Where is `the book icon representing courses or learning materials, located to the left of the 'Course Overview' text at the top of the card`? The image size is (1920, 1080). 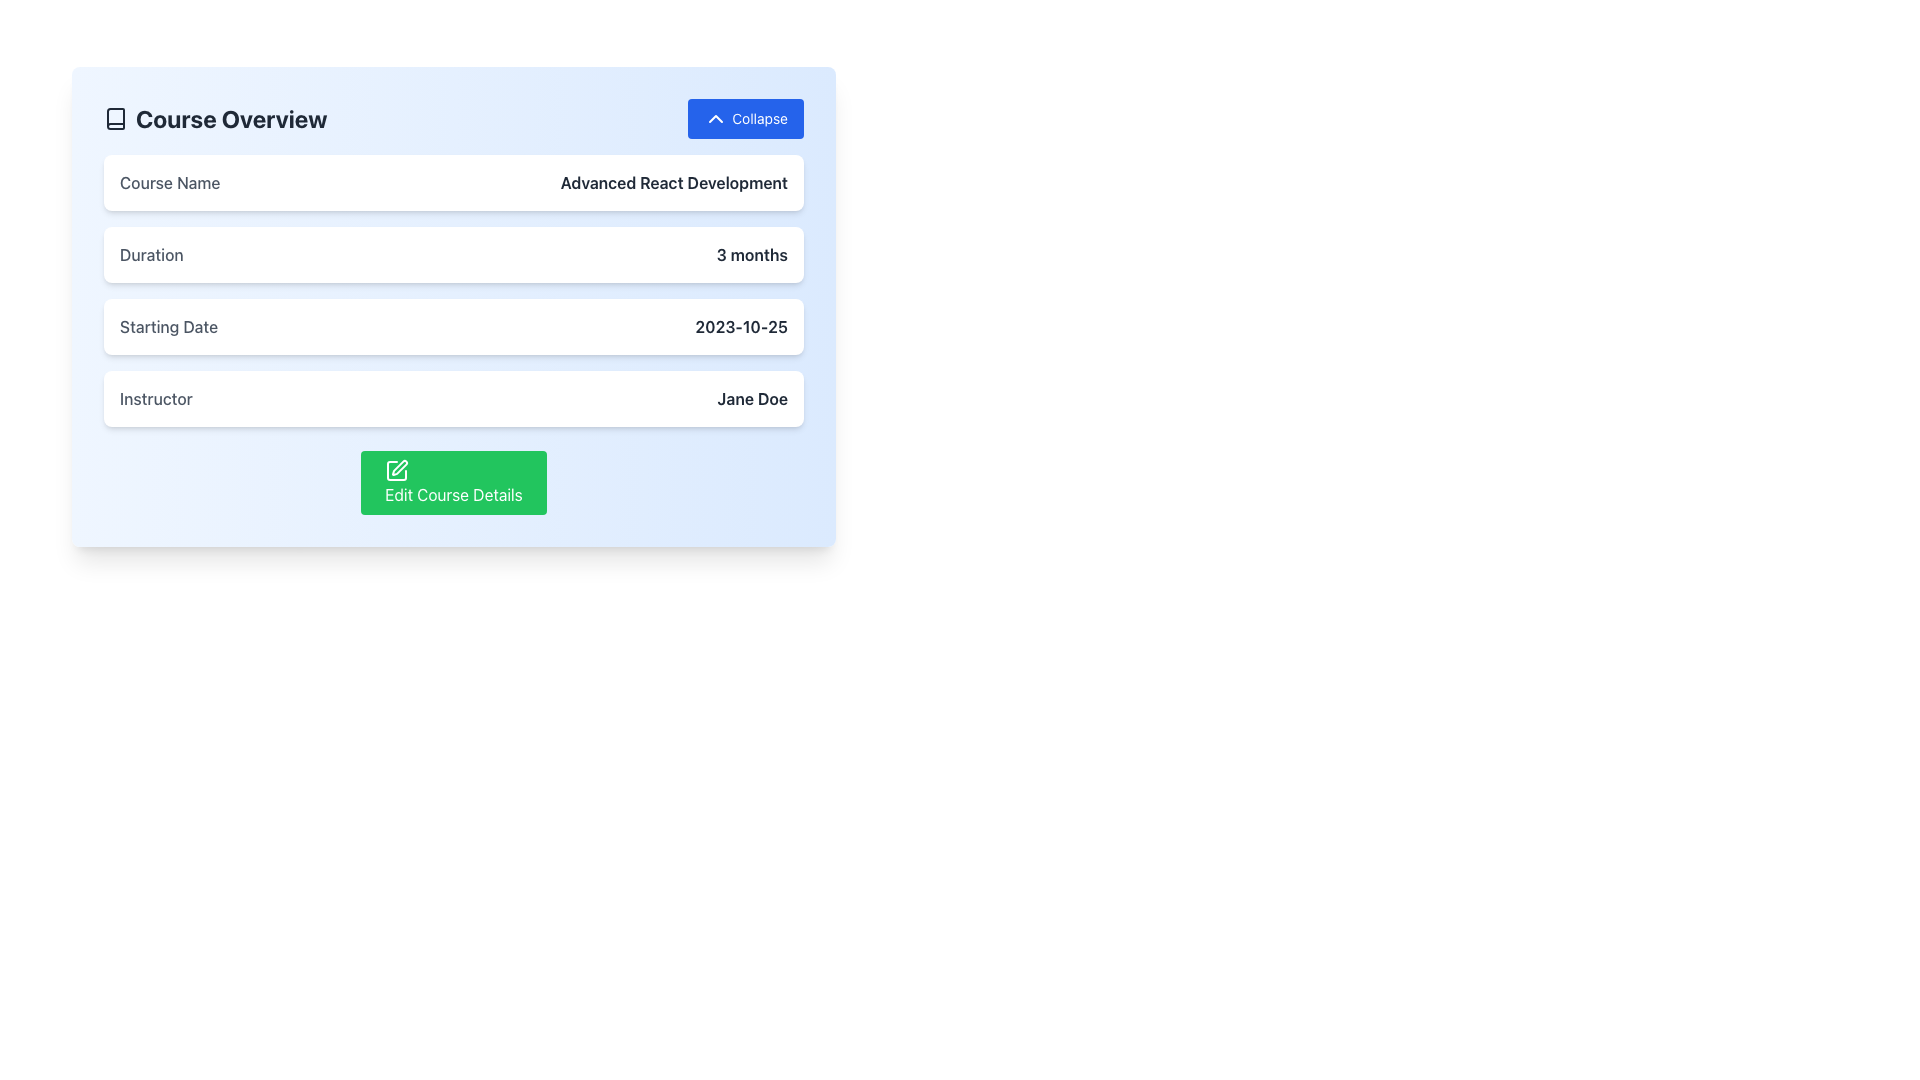
the book icon representing courses or learning materials, located to the left of the 'Course Overview' text at the top of the card is located at coordinates (114, 119).